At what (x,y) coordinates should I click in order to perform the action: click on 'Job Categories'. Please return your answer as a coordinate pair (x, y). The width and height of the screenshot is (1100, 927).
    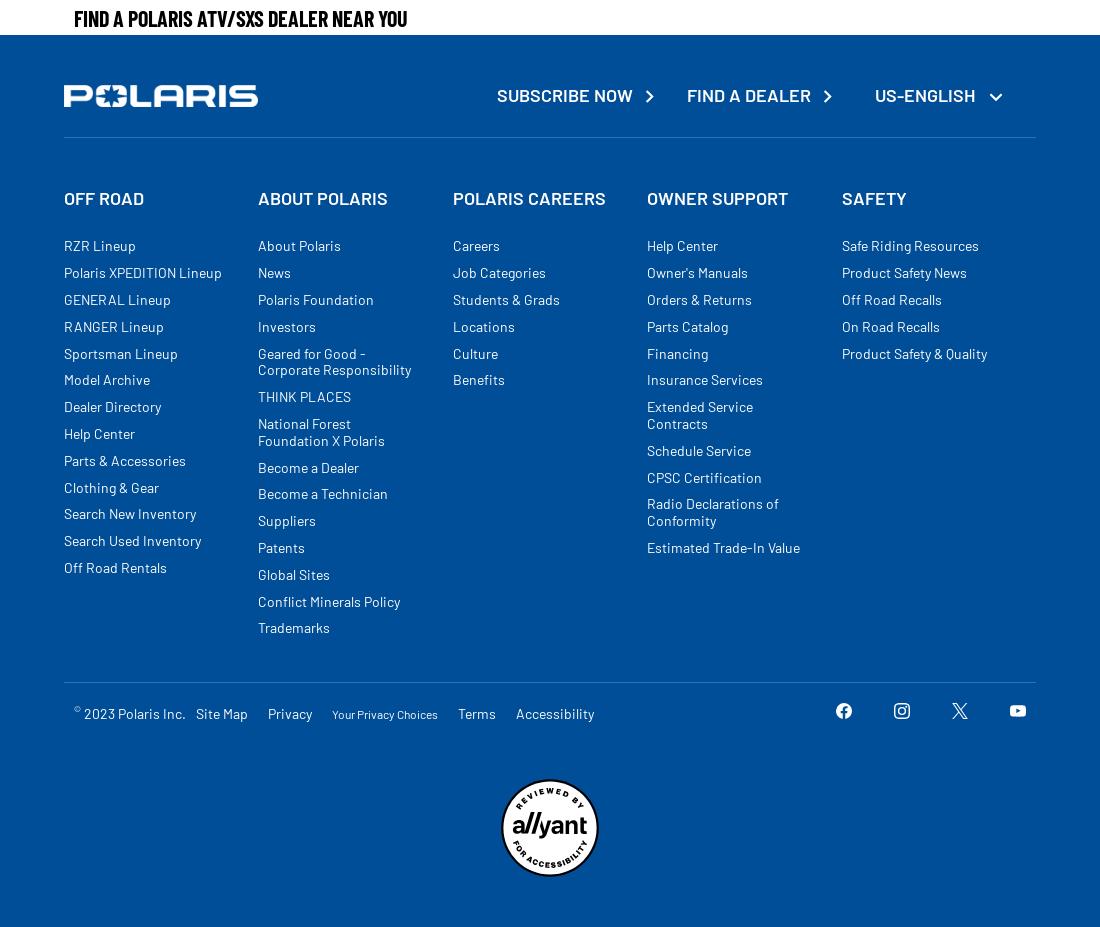
    Looking at the image, I should click on (498, 272).